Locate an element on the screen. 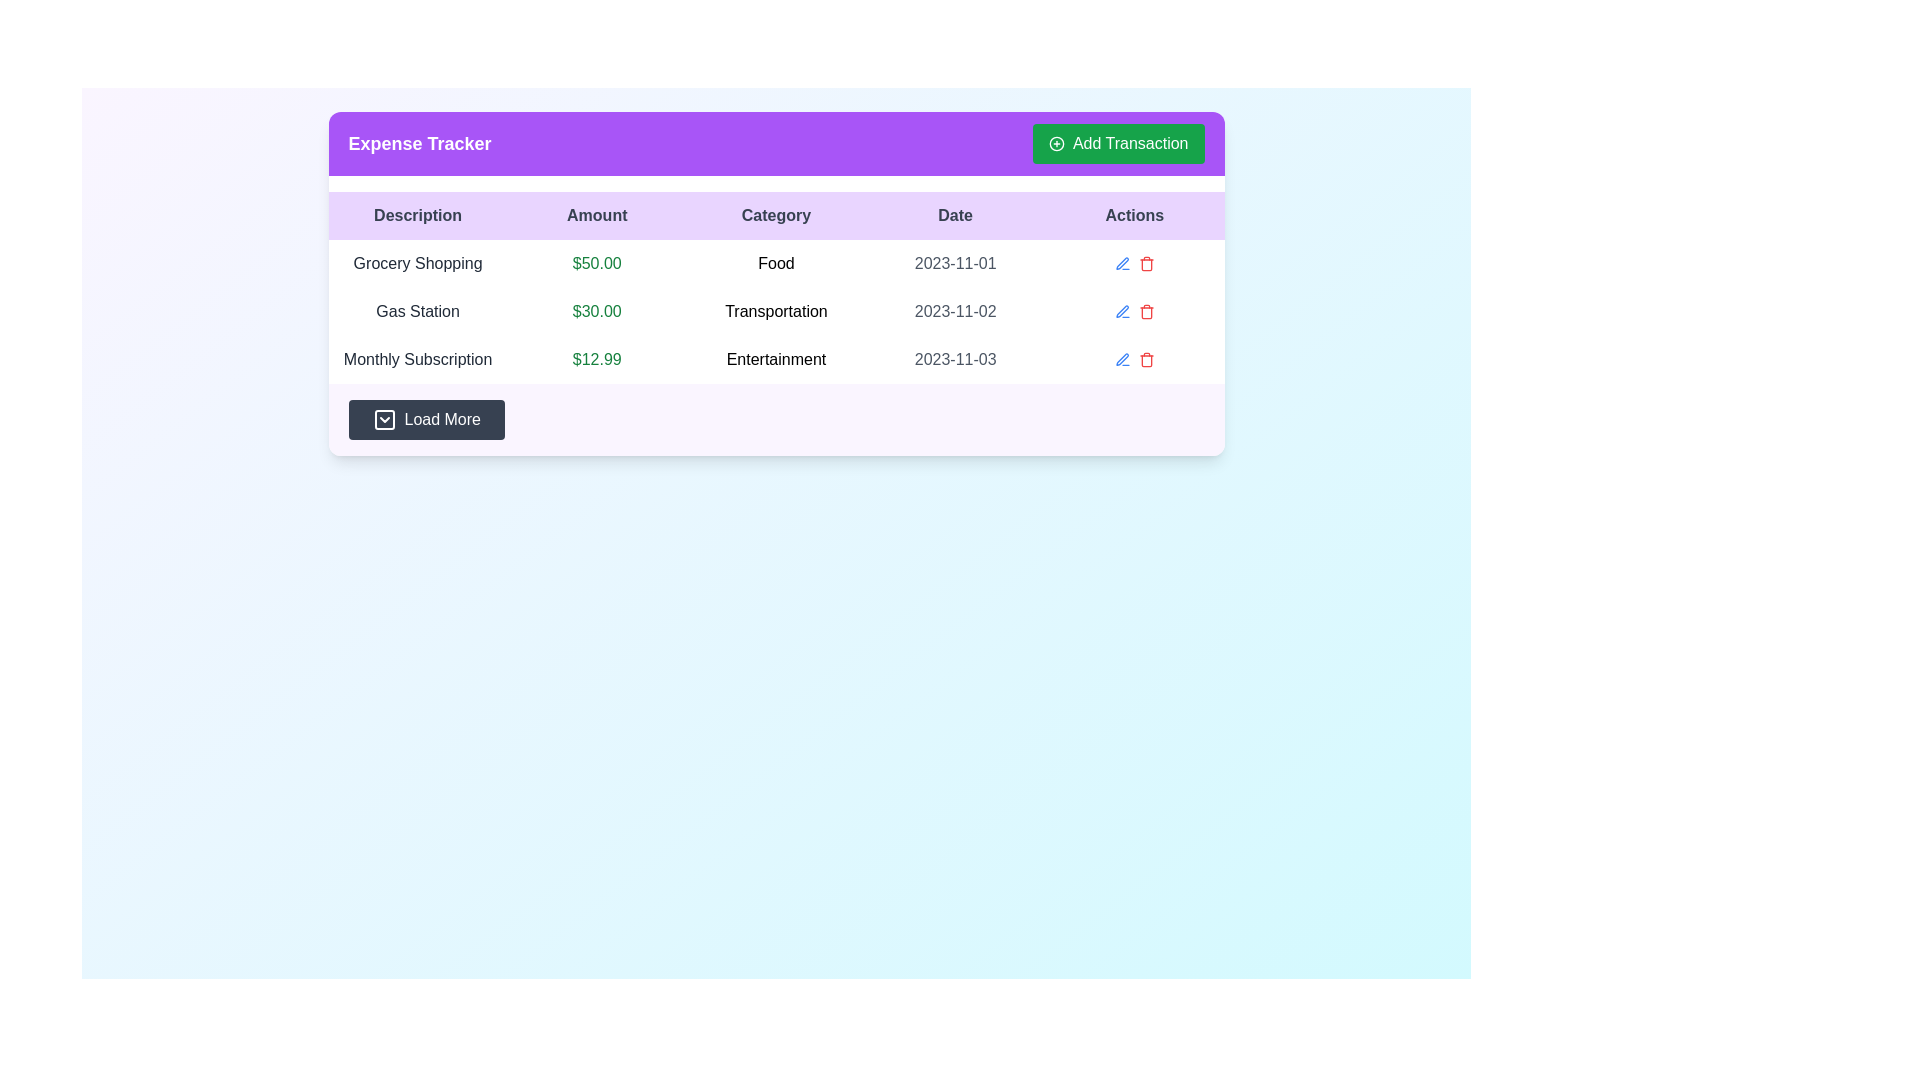 This screenshot has width=1920, height=1080. the 'Amount' text label, which is the second header in the row of column headers within a table, styled with a bold font is located at coordinates (596, 216).